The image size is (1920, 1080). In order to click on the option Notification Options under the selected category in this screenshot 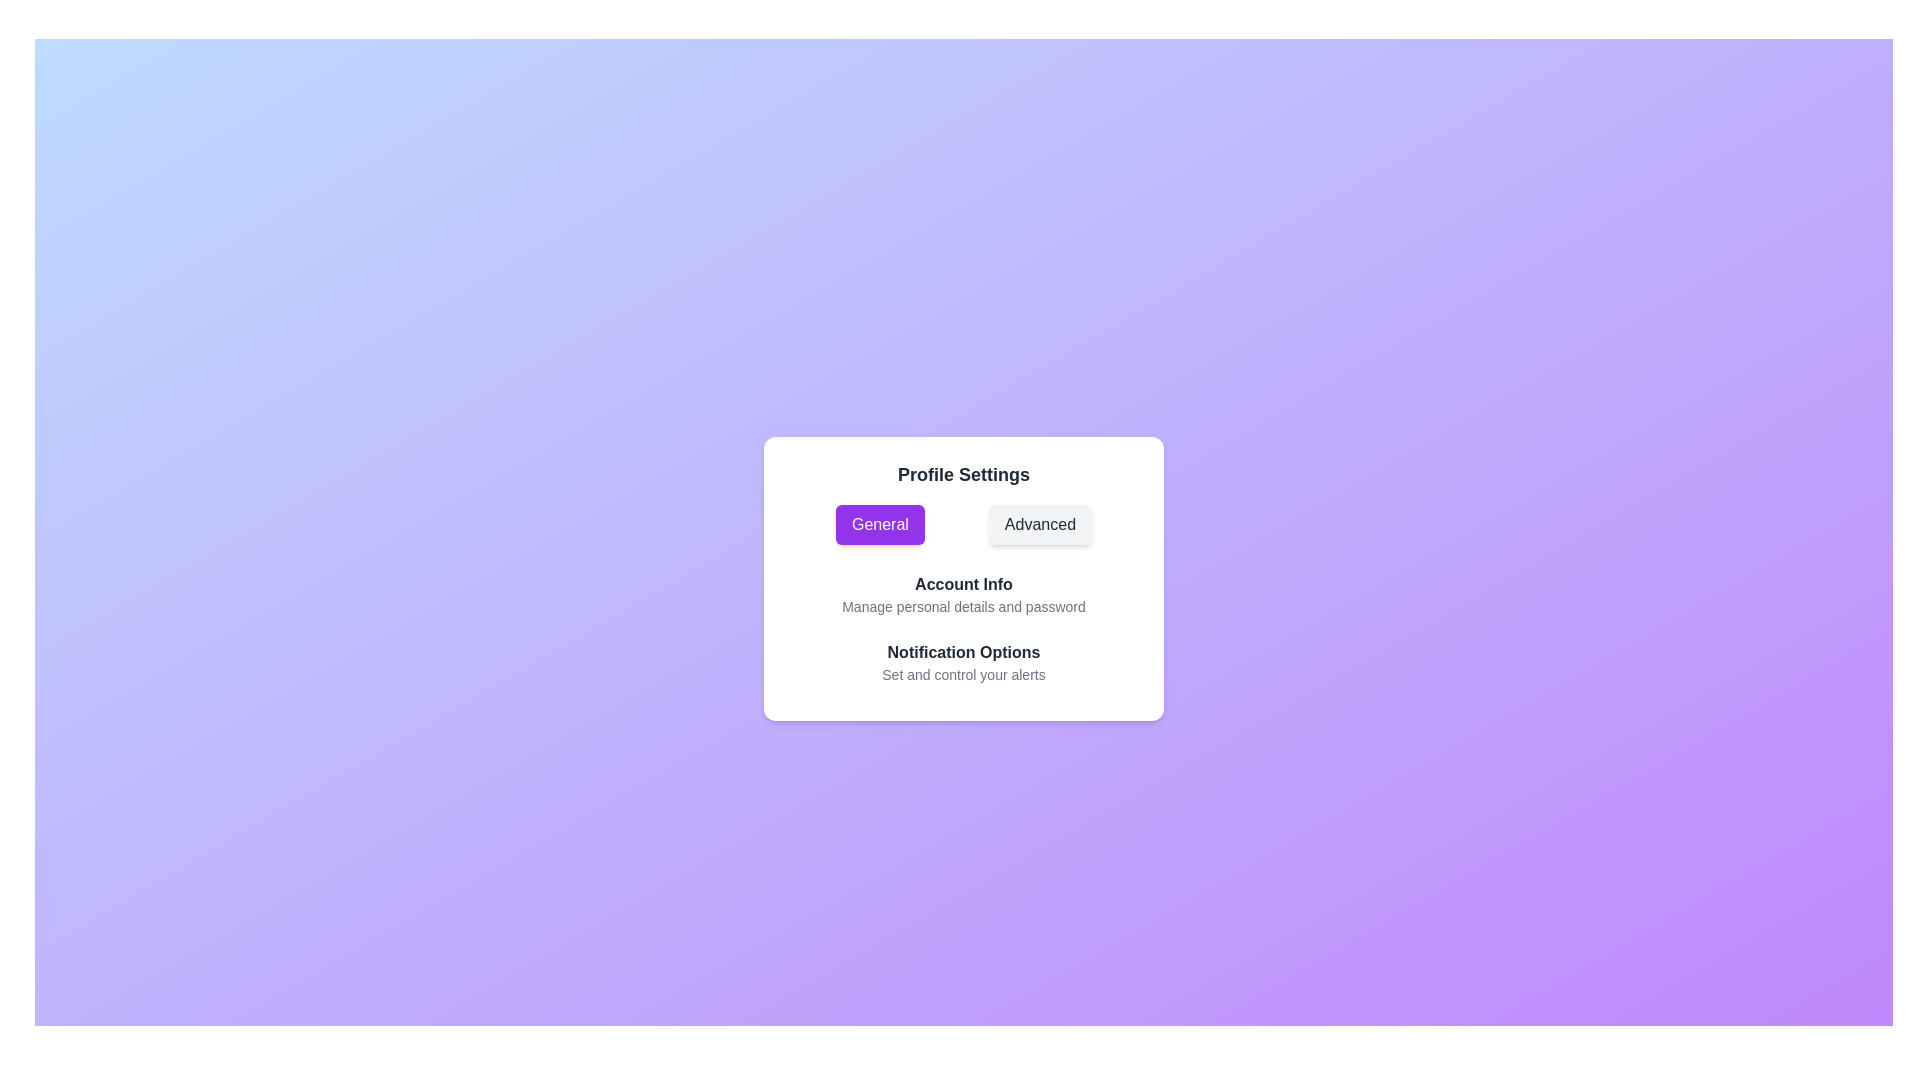, I will do `click(964, 652)`.